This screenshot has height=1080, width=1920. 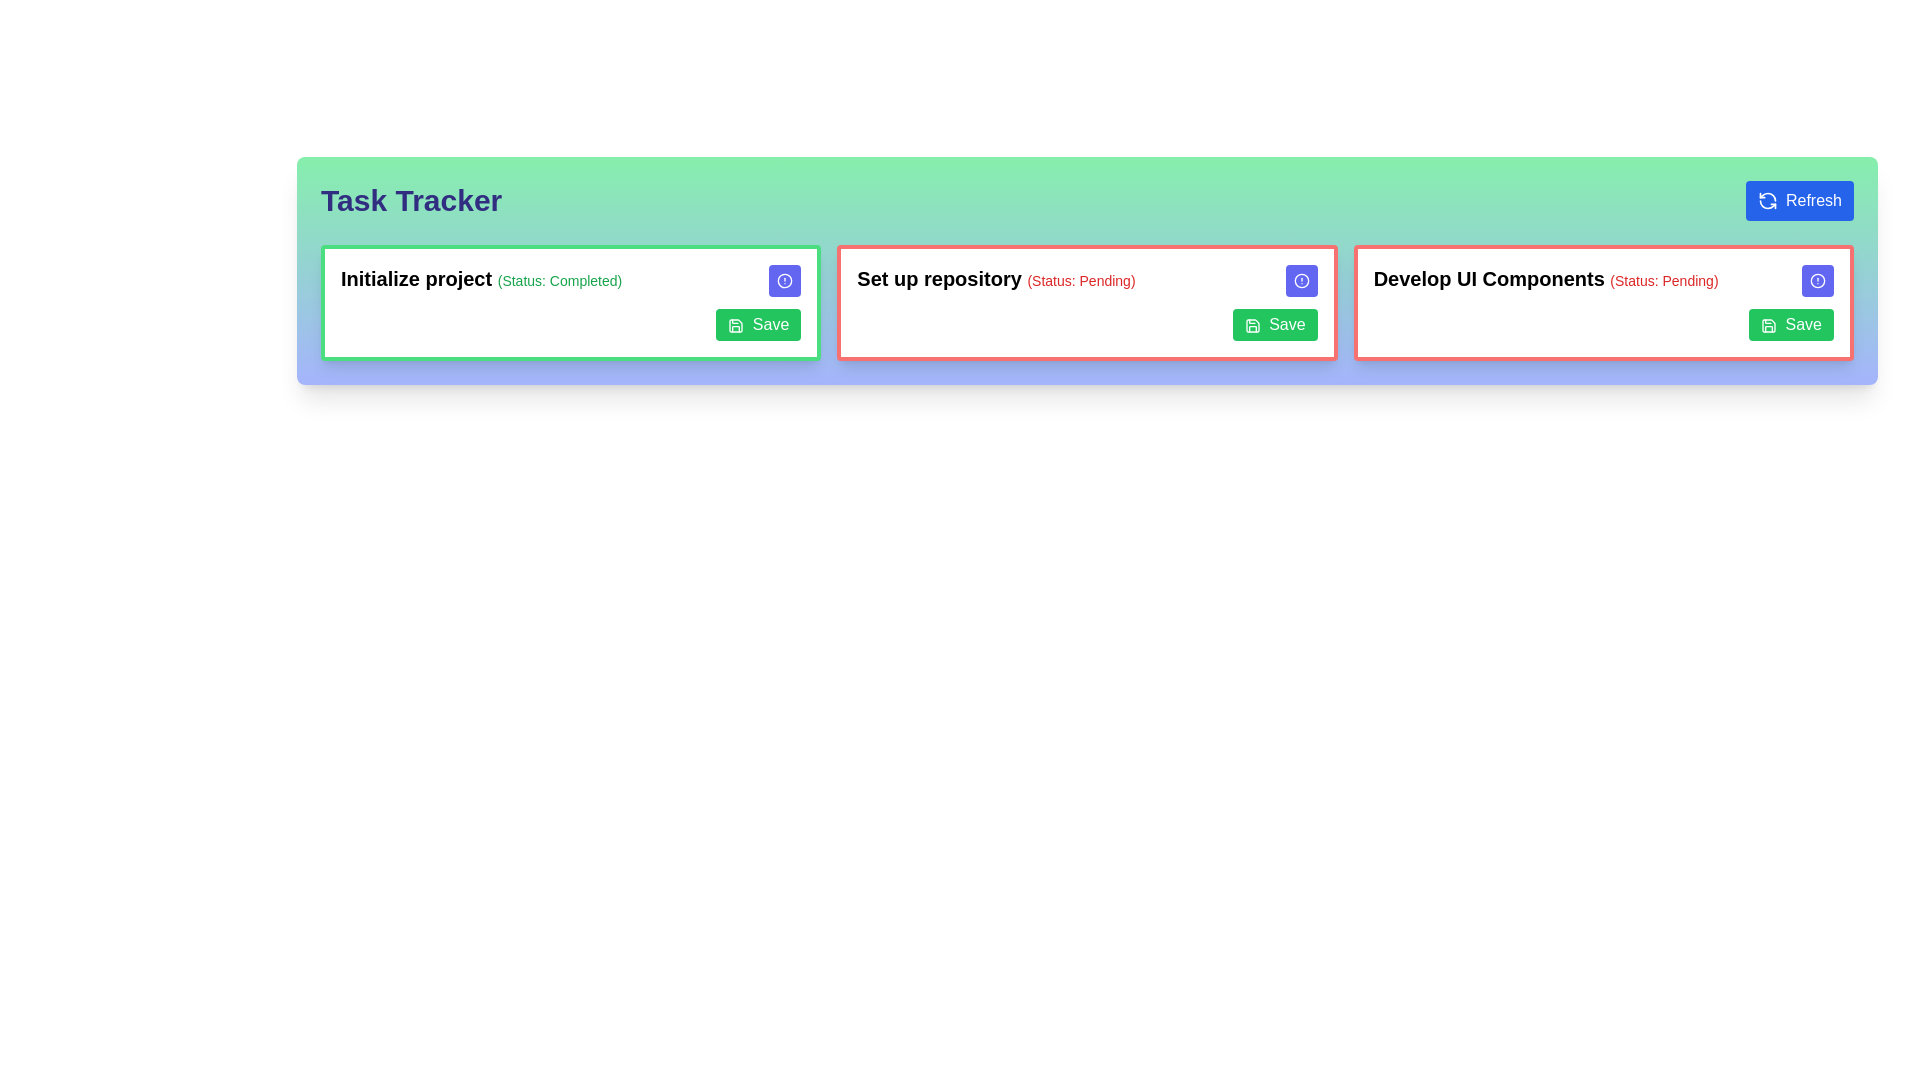 What do you see at coordinates (410, 200) in the screenshot?
I see `the 'Task Tracker' text label, which is styled in bold, large indigo font on a gradient green background at the top-left section of the interface` at bounding box center [410, 200].